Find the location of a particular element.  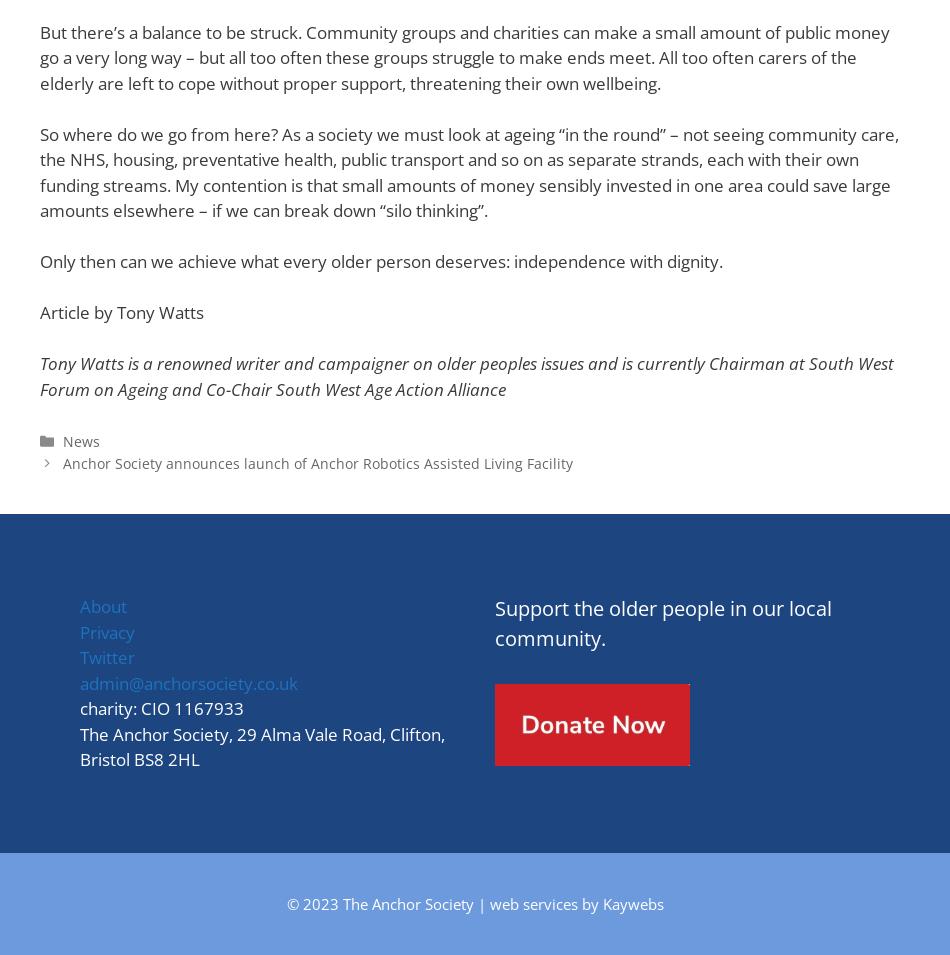

'Only then can we achieve what every older person deserves: independence with dignity.' is located at coordinates (380, 261).